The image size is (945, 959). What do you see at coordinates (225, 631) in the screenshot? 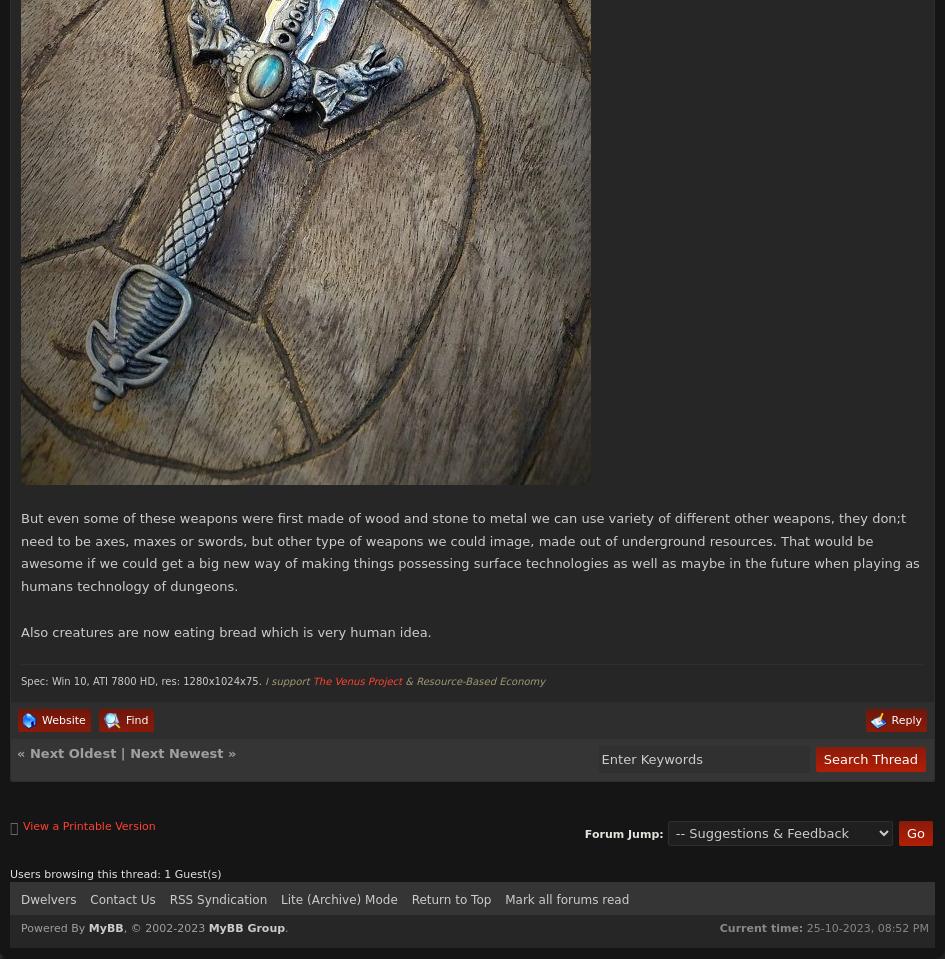
I see `'Also creatures are now eating bread which is very human idea.'` at bounding box center [225, 631].